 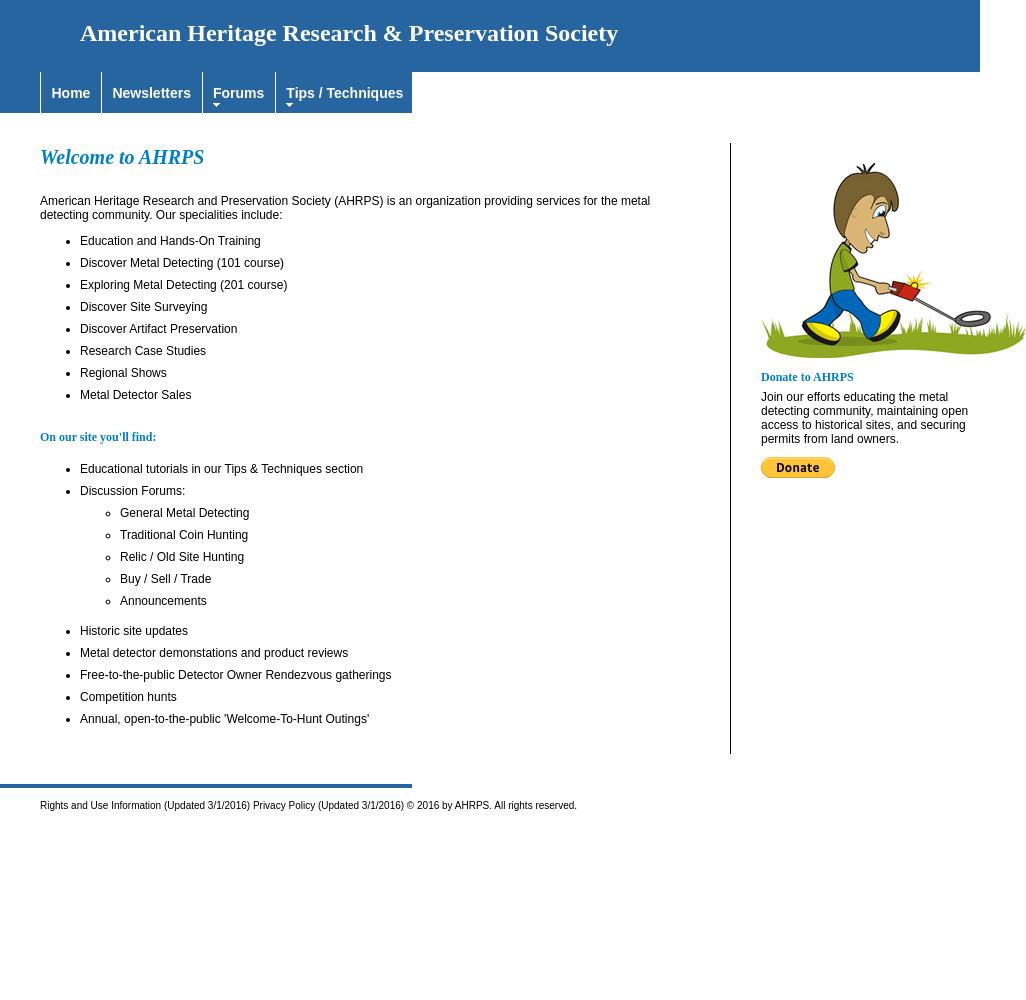 I want to click on 'American Heritage Research and Preservation Society (AHRPS) is an organization providing services for the metal detecting community. Our specialities include:', so click(x=345, y=207).